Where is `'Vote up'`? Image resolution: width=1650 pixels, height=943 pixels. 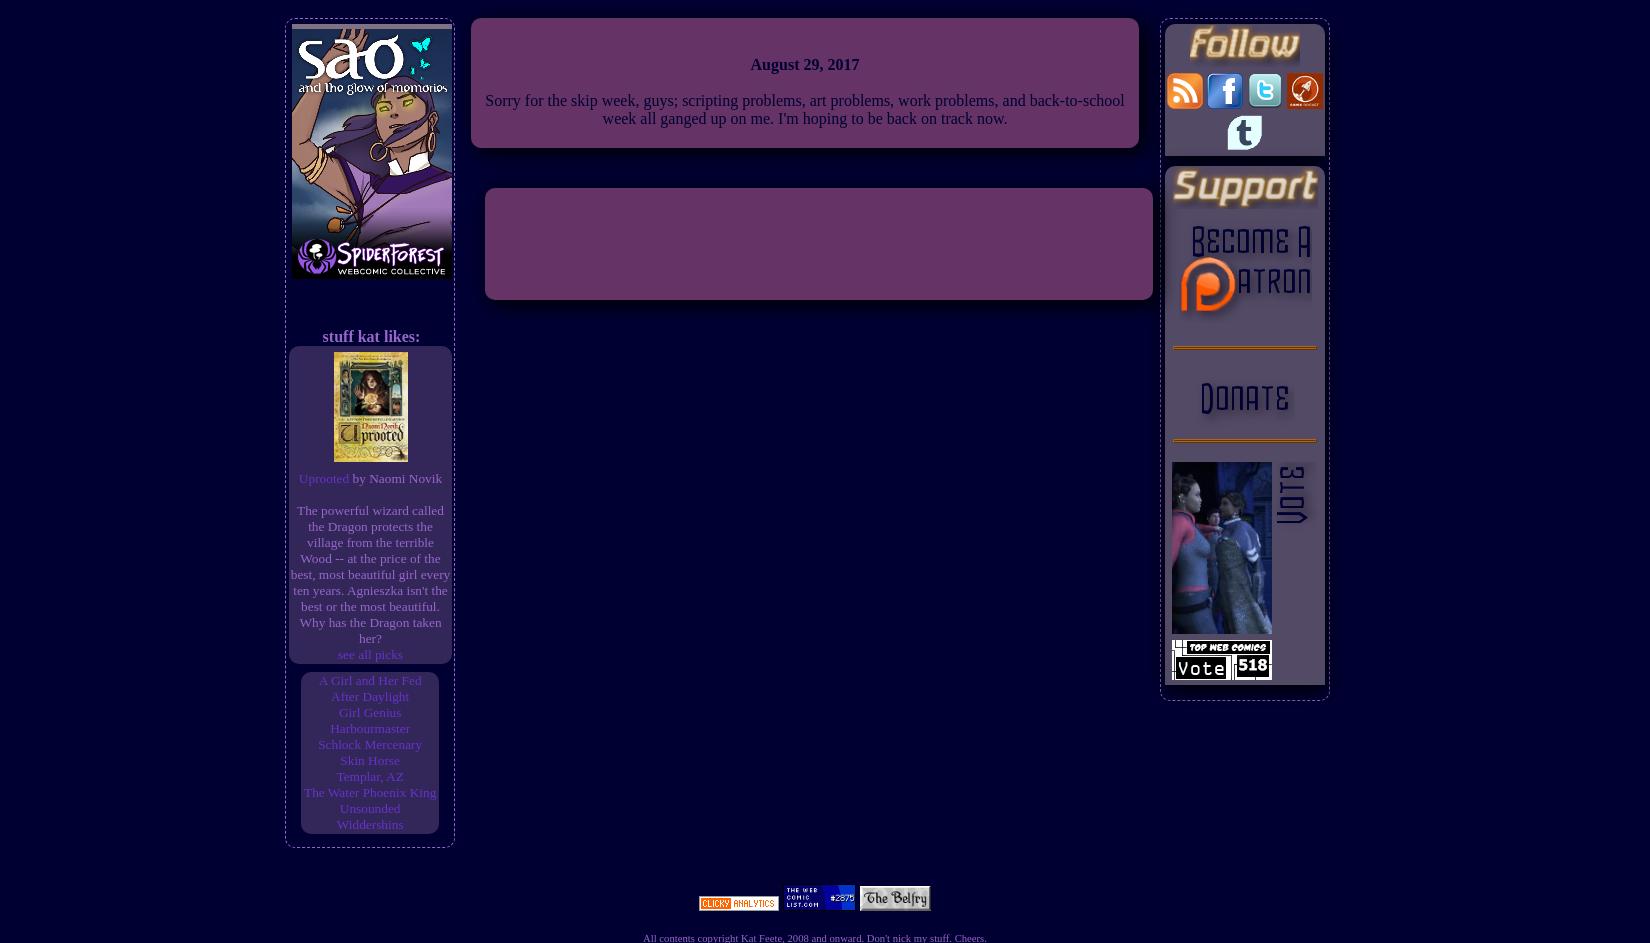
'Vote up' is located at coordinates (790, 867).